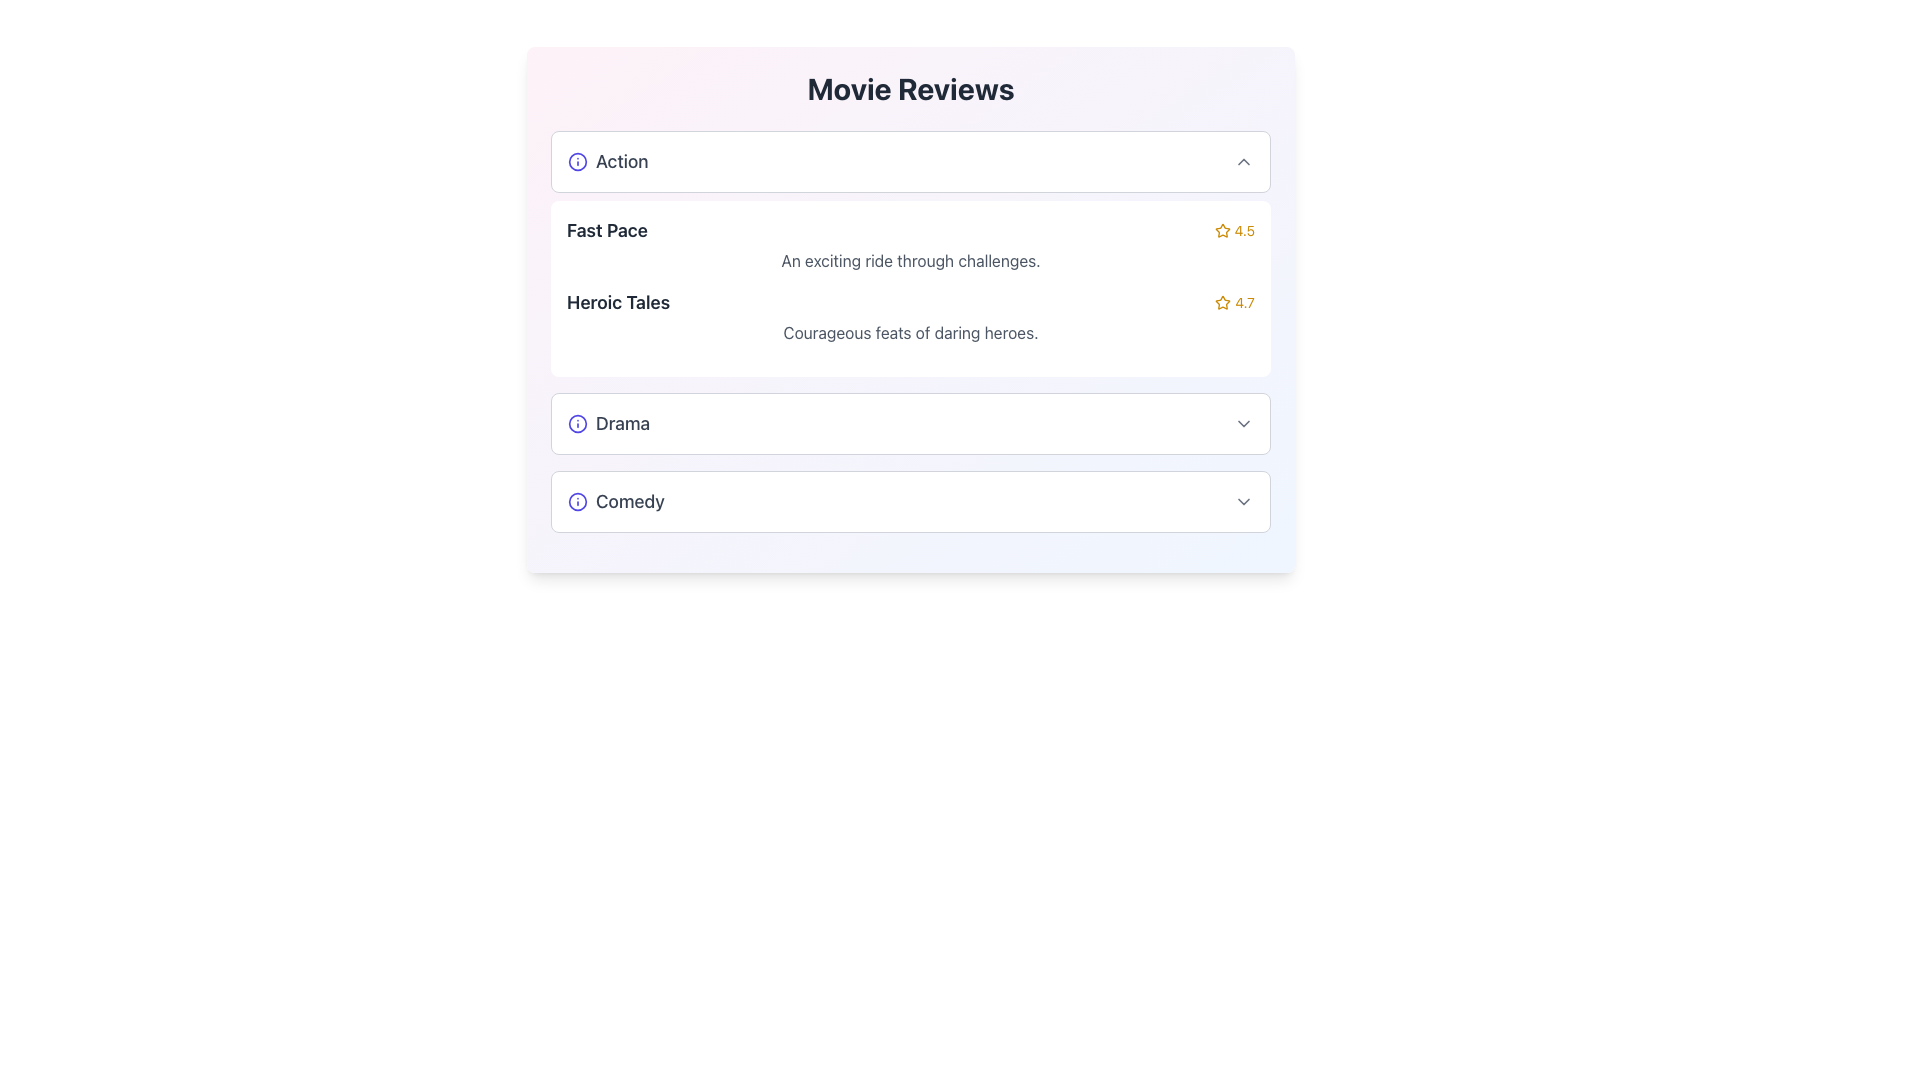 Image resolution: width=1920 pixels, height=1080 pixels. Describe the element at coordinates (615, 500) in the screenshot. I see `the movie genre text label located to the left of the dropdown arrow` at that location.